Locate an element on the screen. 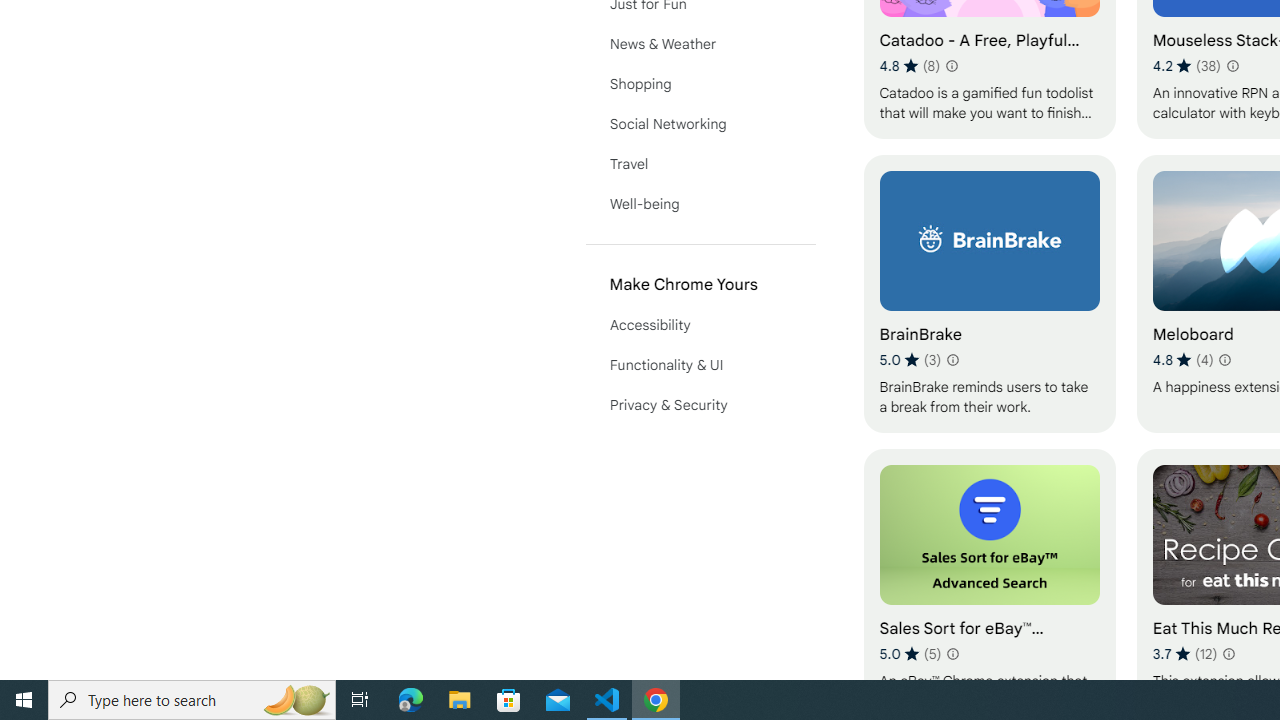  'Shopping' is located at coordinates (700, 82).